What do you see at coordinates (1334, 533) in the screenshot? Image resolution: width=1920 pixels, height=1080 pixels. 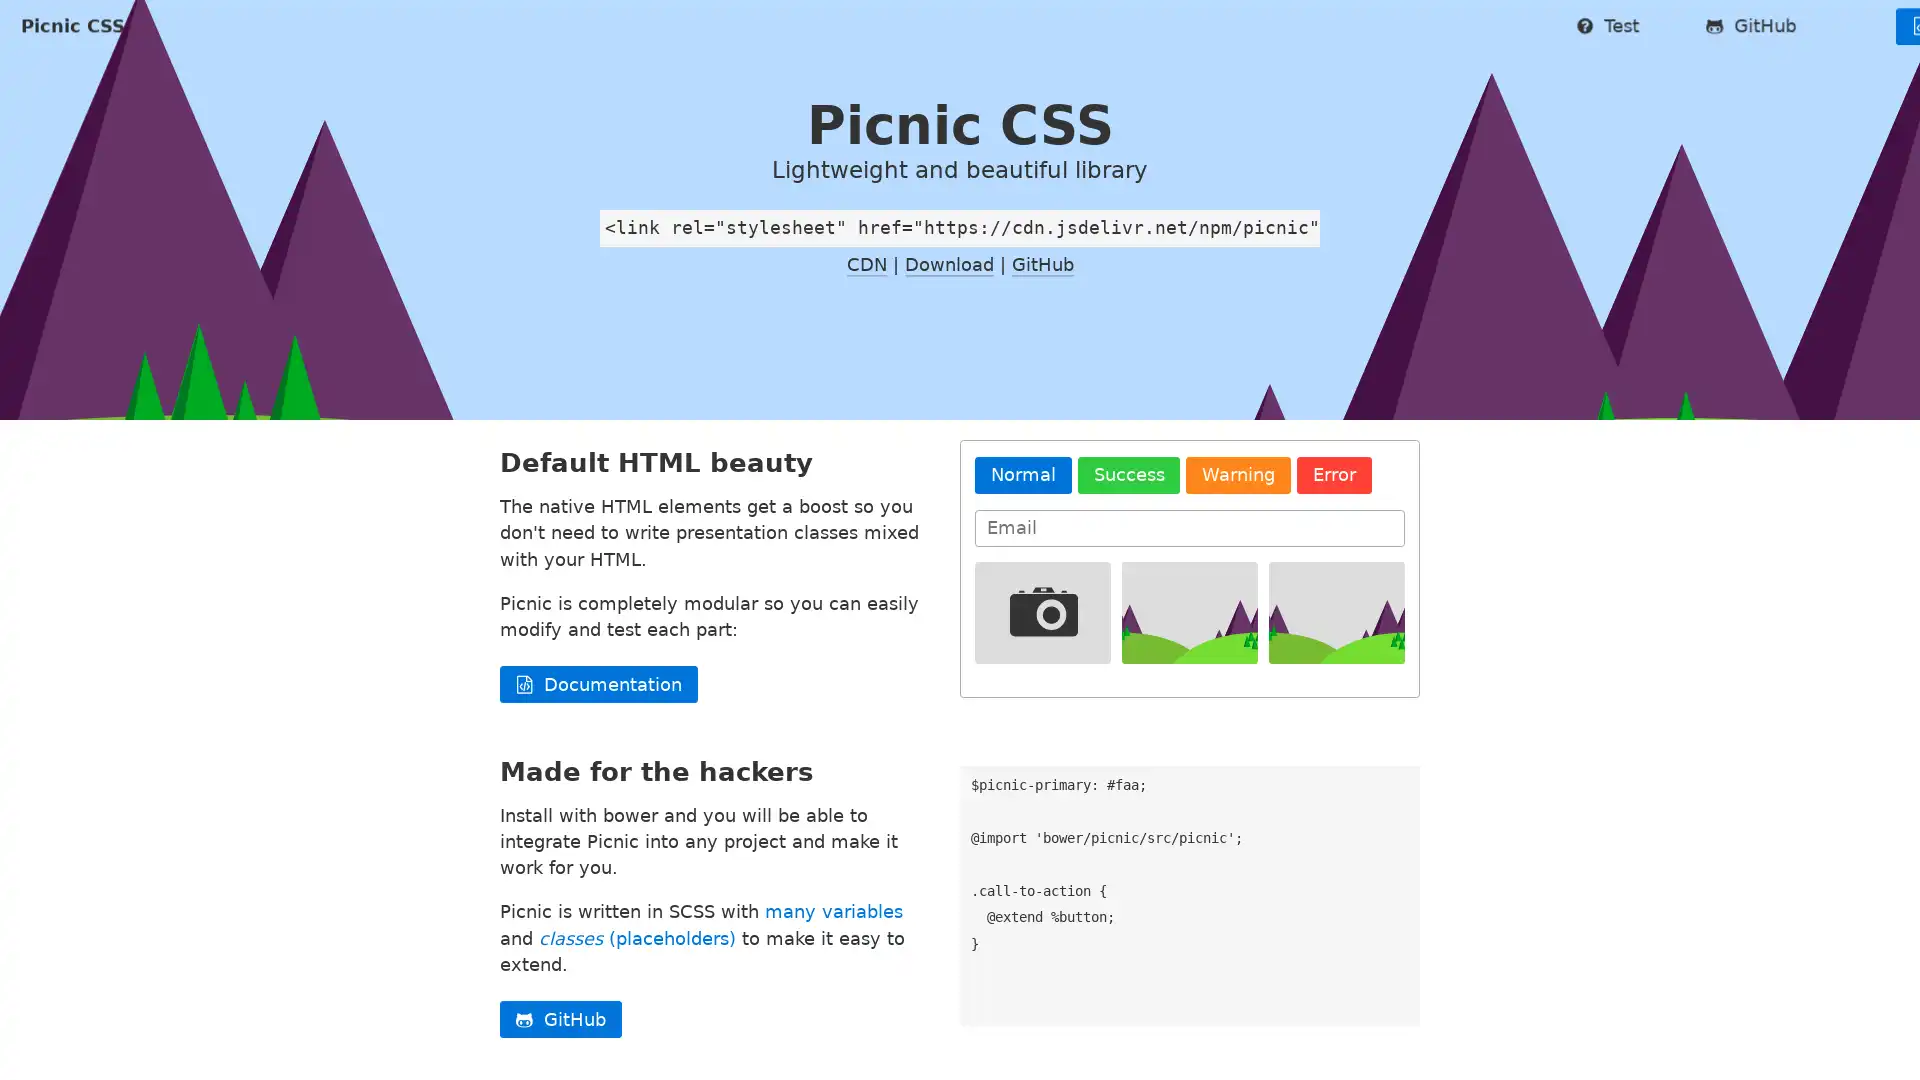 I see `Error` at bounding box center [1334, 533].